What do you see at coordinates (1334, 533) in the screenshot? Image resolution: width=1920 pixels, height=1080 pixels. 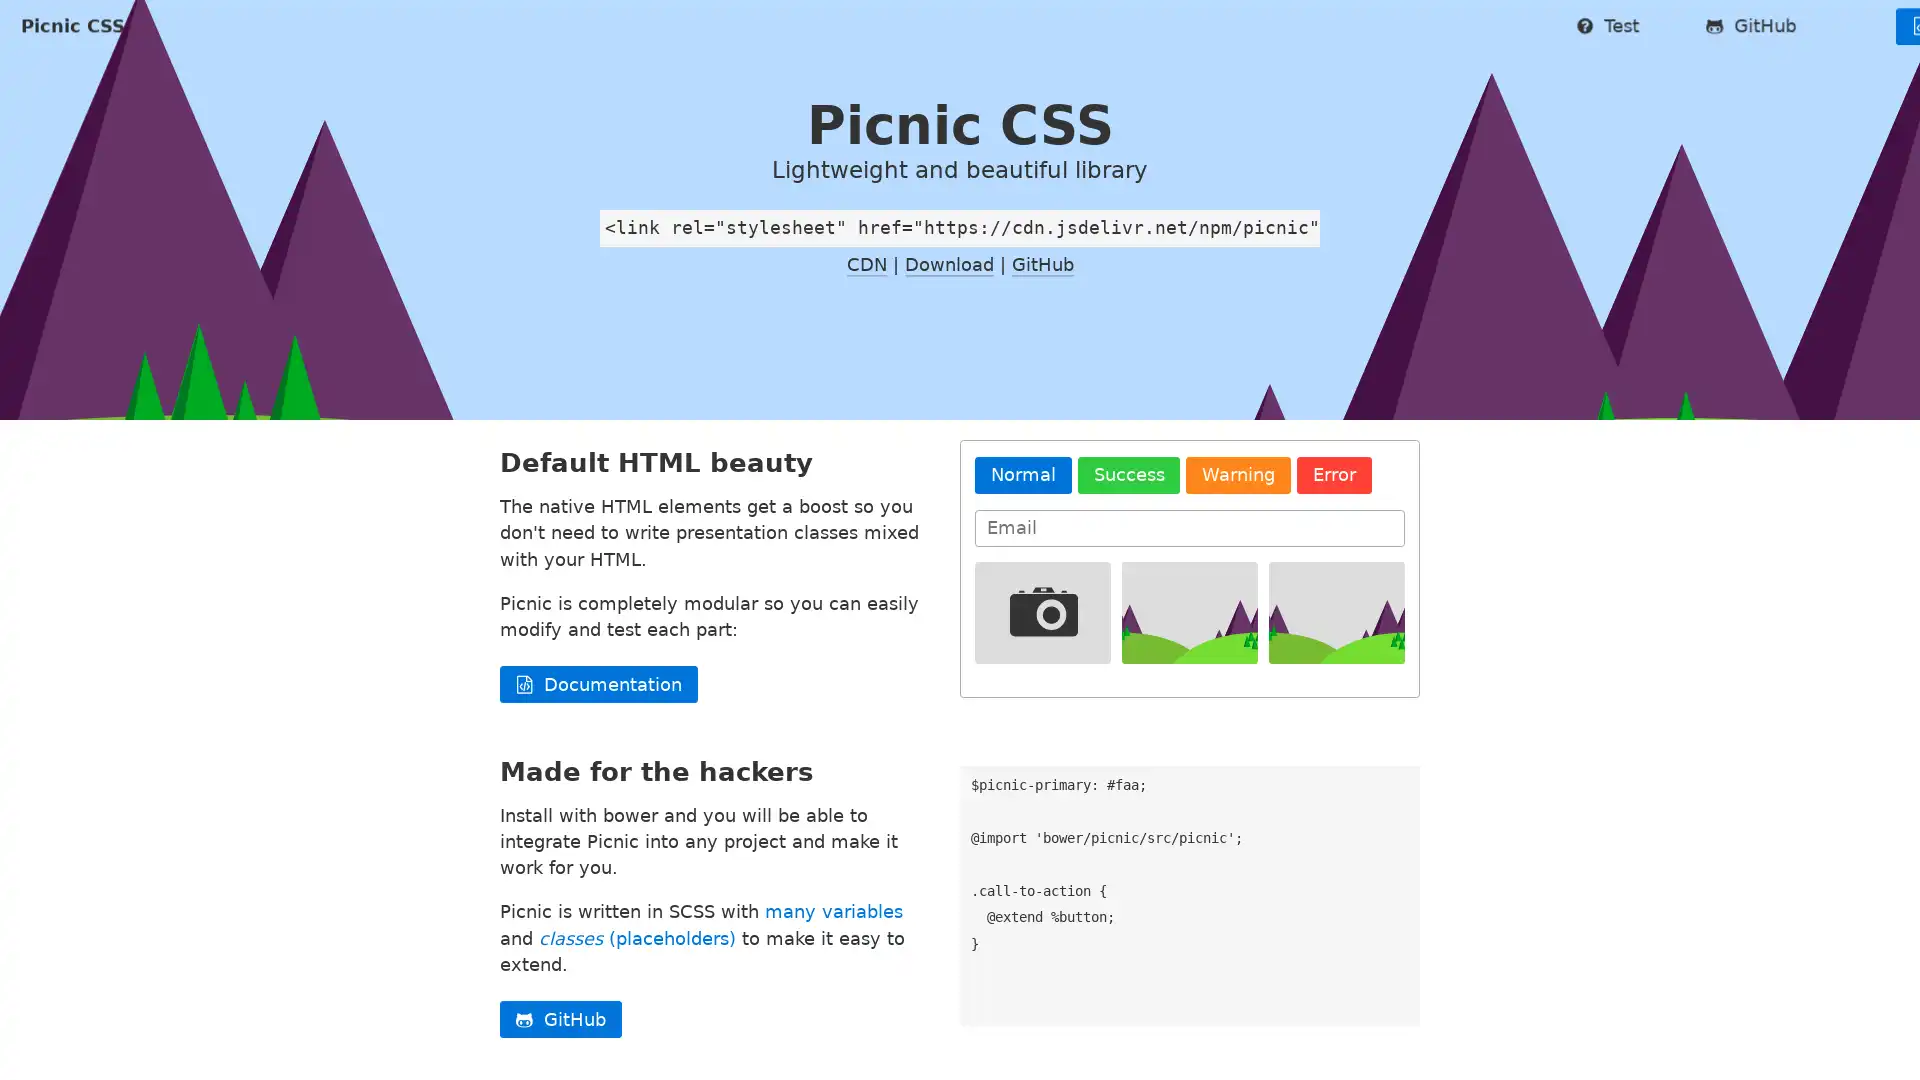 I see `Error` at bounding box center [1334, 533].